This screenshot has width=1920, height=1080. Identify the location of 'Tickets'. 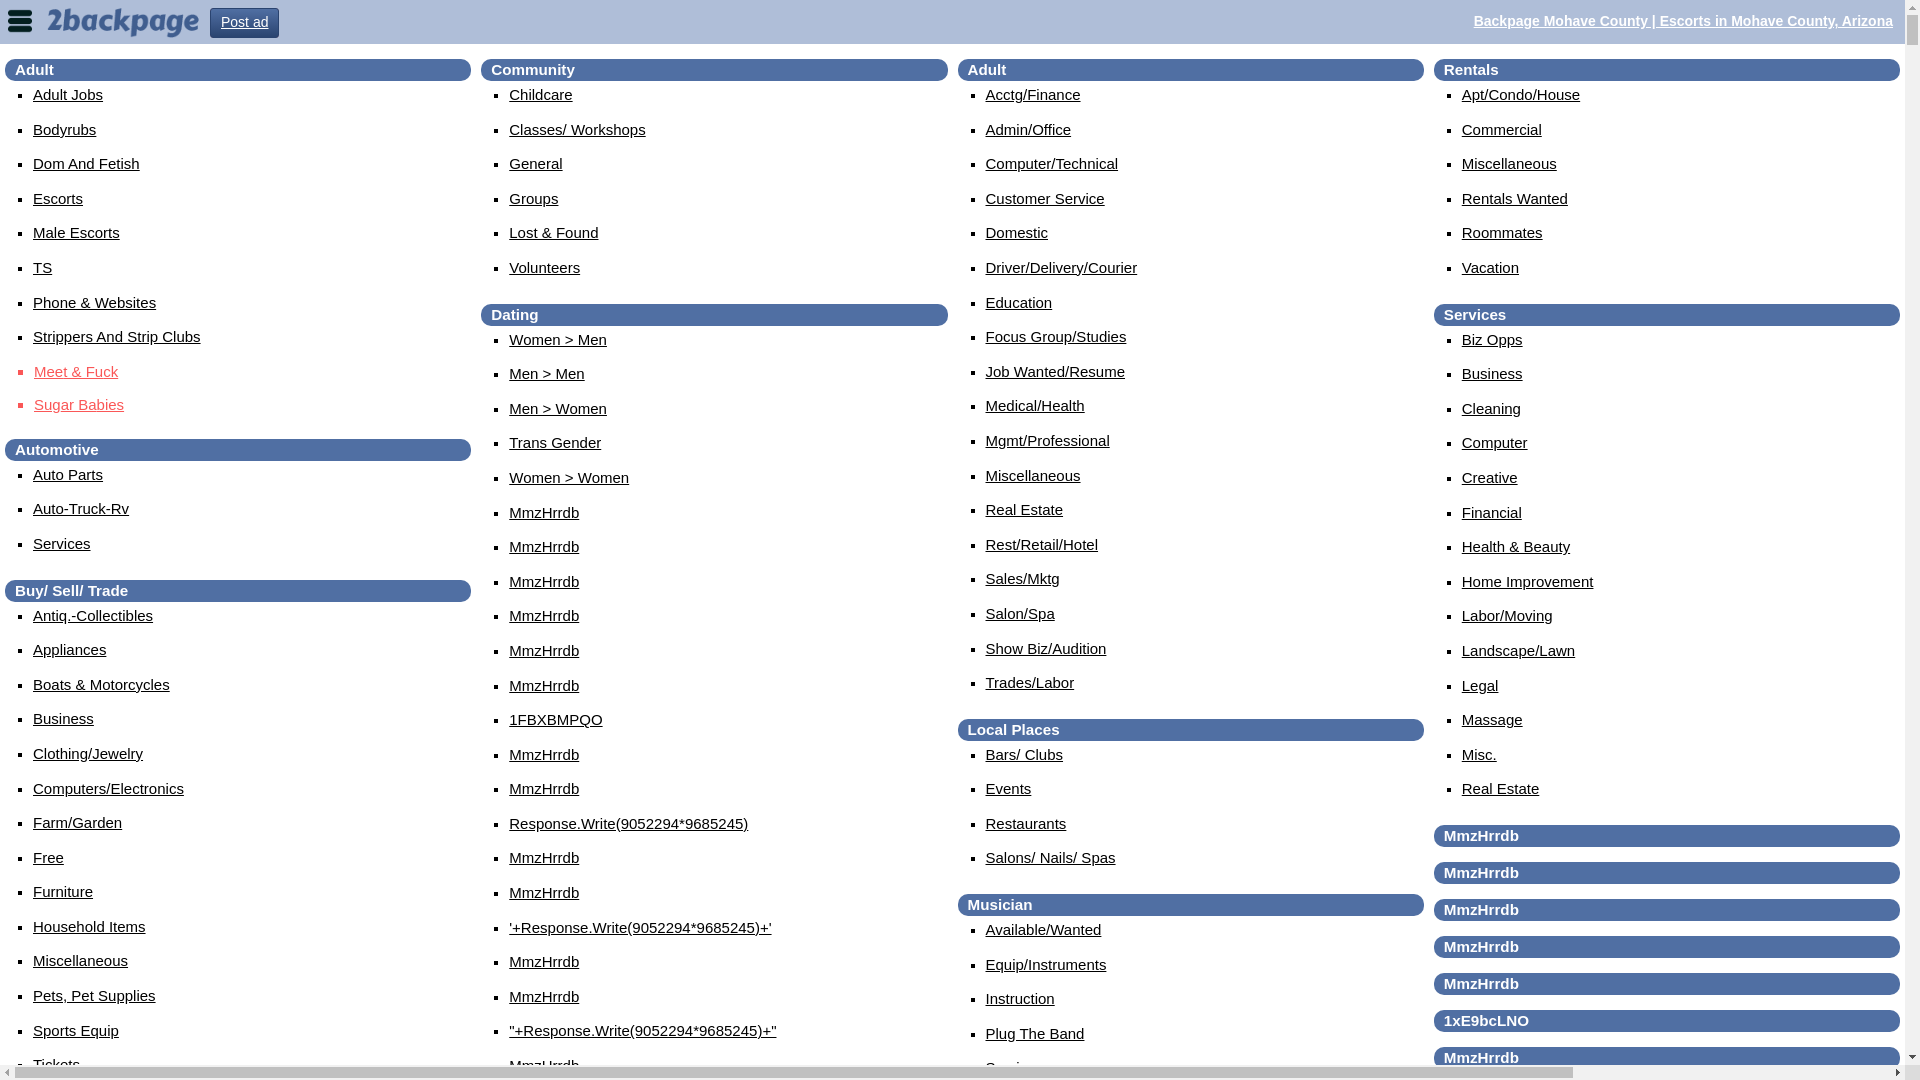
(56, 1063).